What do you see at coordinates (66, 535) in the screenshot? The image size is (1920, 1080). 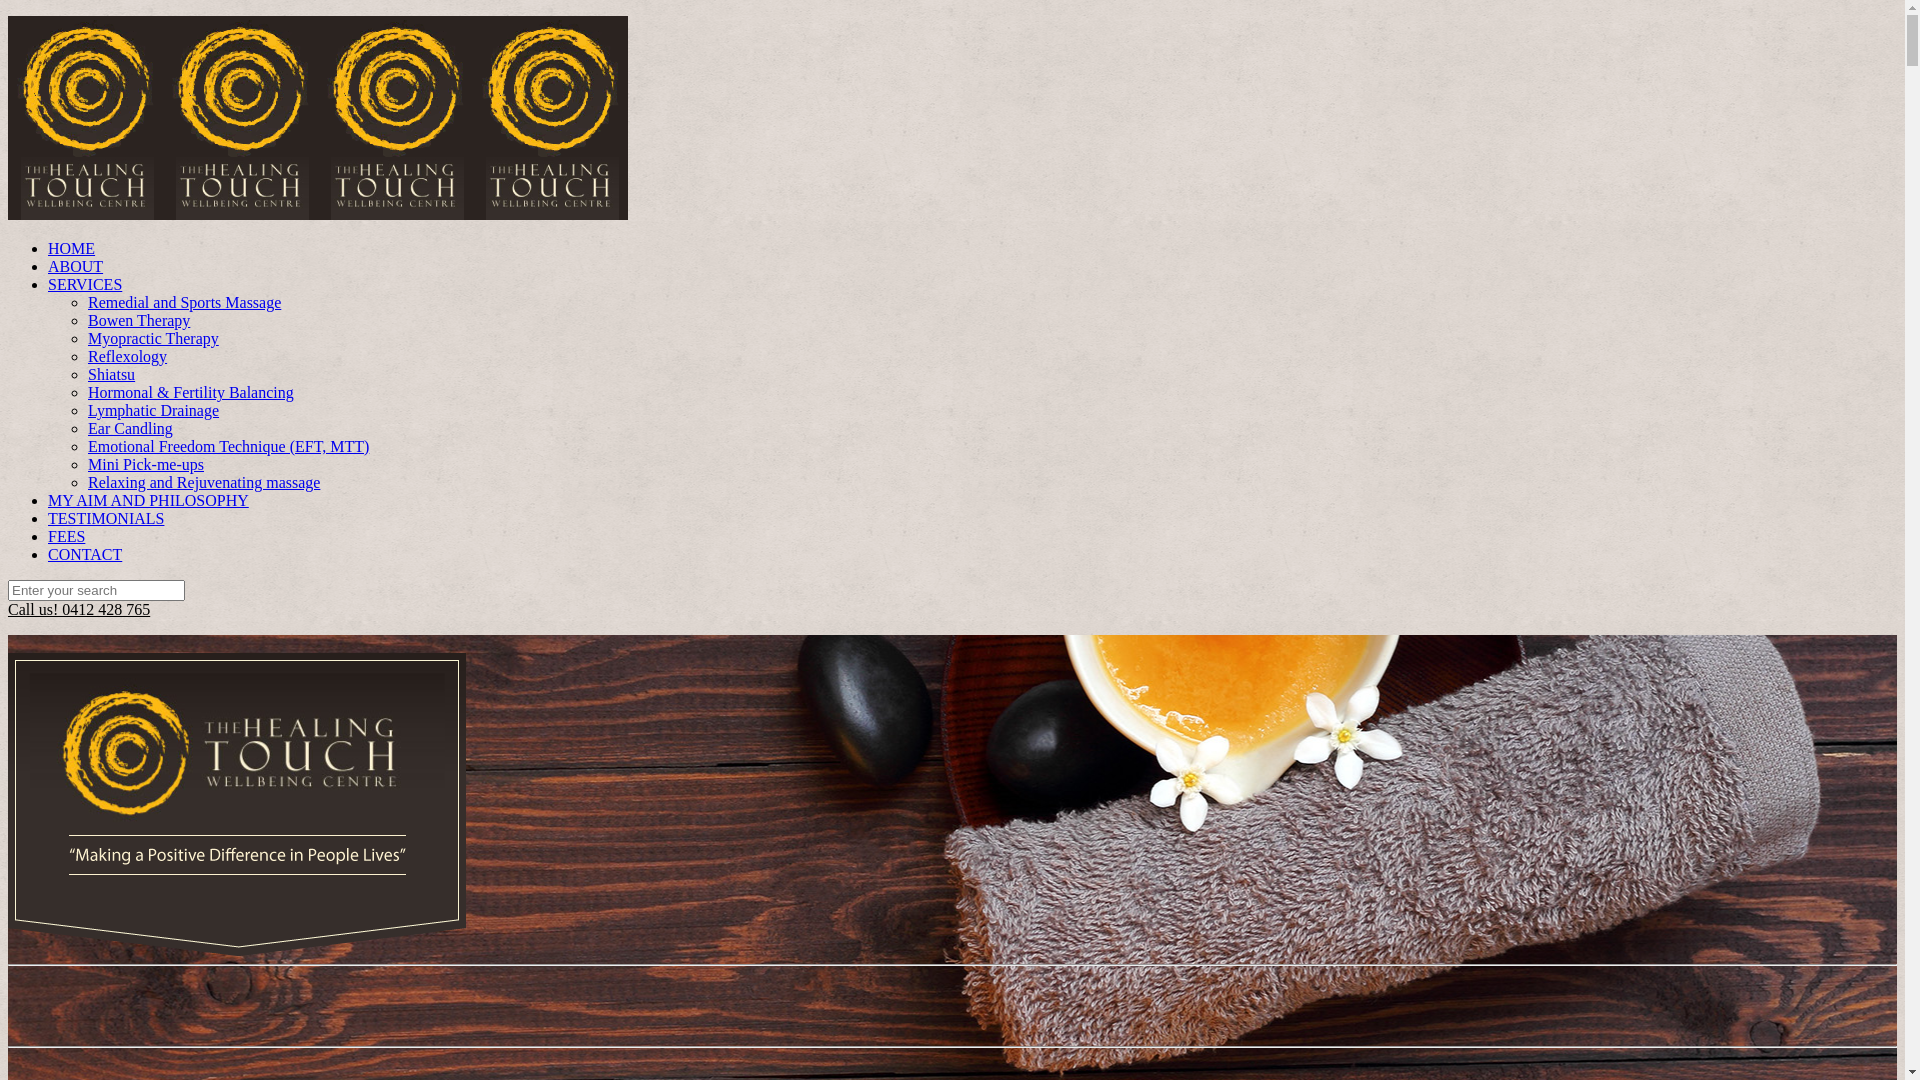 I see `'FEES'` at bounding box center [66, 535].